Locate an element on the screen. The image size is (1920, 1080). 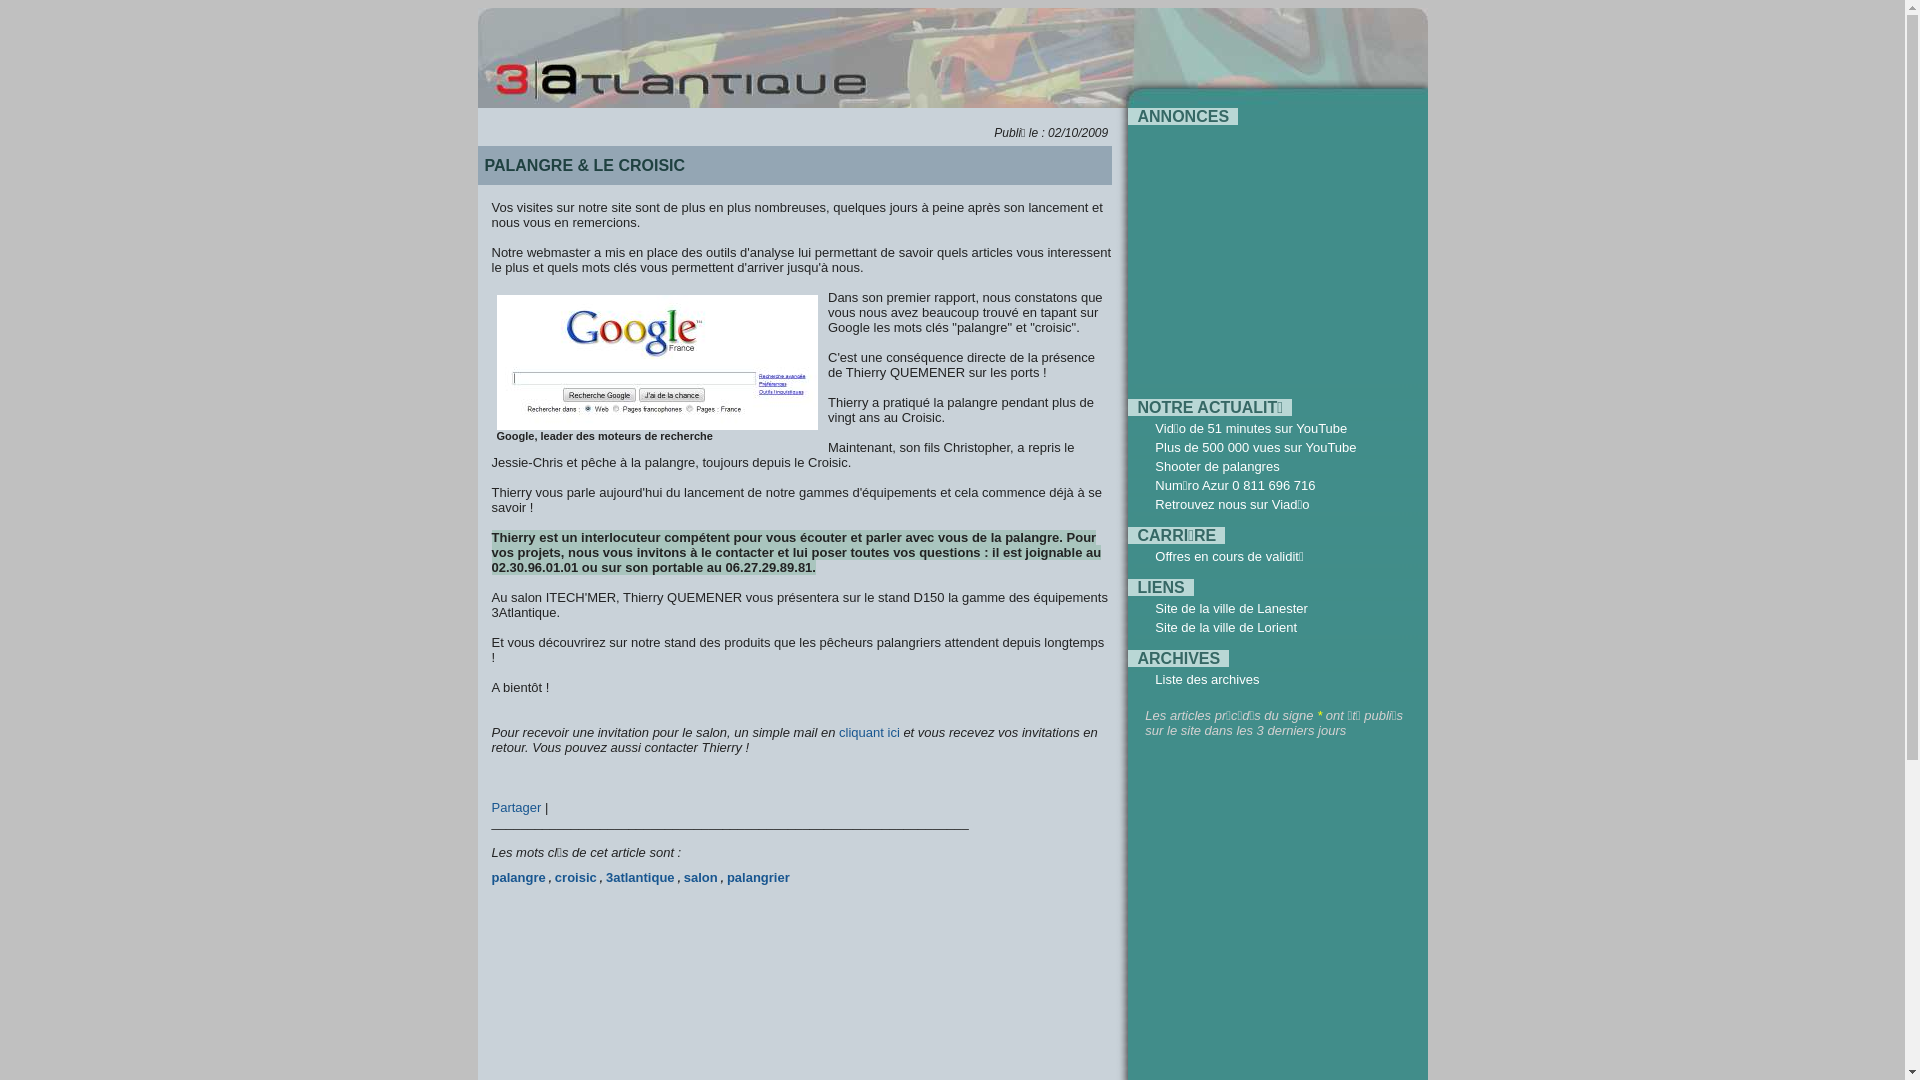
'cliquant ici' is located at coordinates (869, 732).